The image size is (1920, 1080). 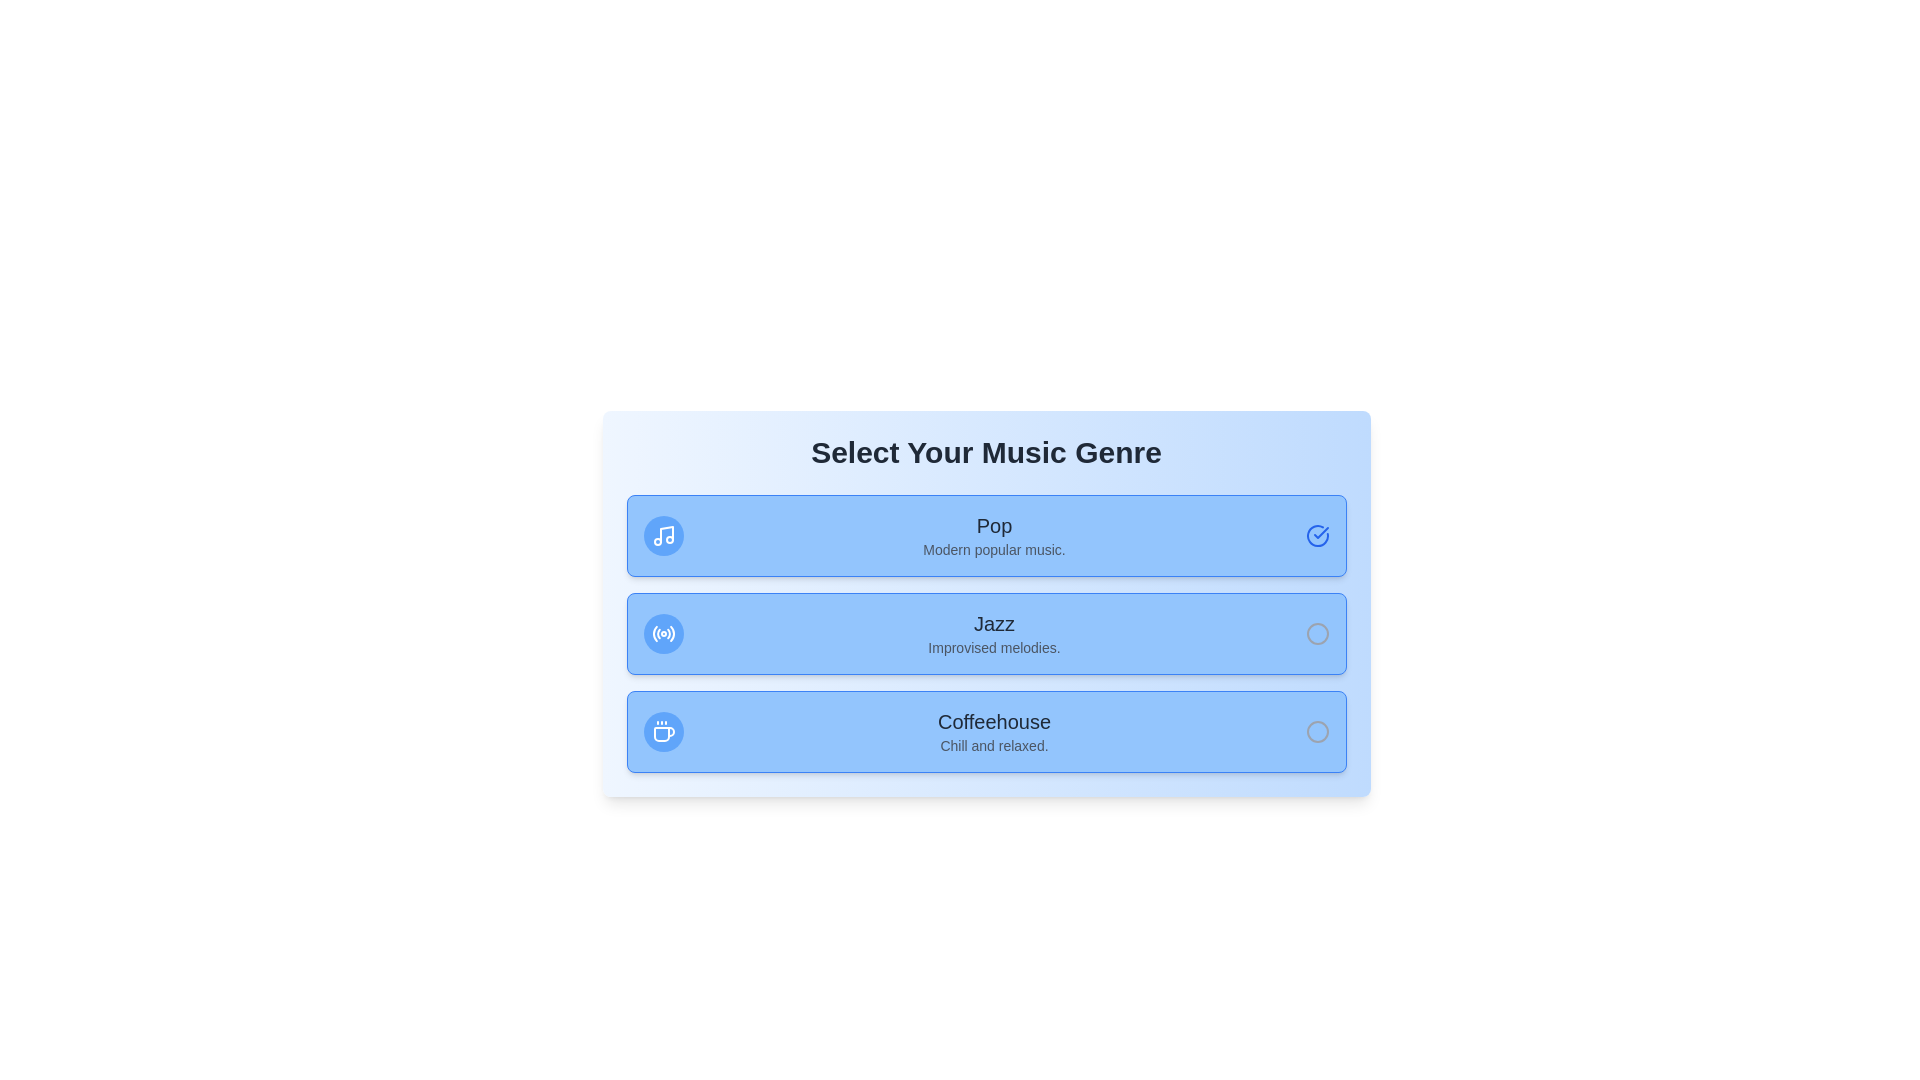 I want to click on the 'Coffeehouse' selectable option in the vertical list of music genres, so click(x=994, y=732).